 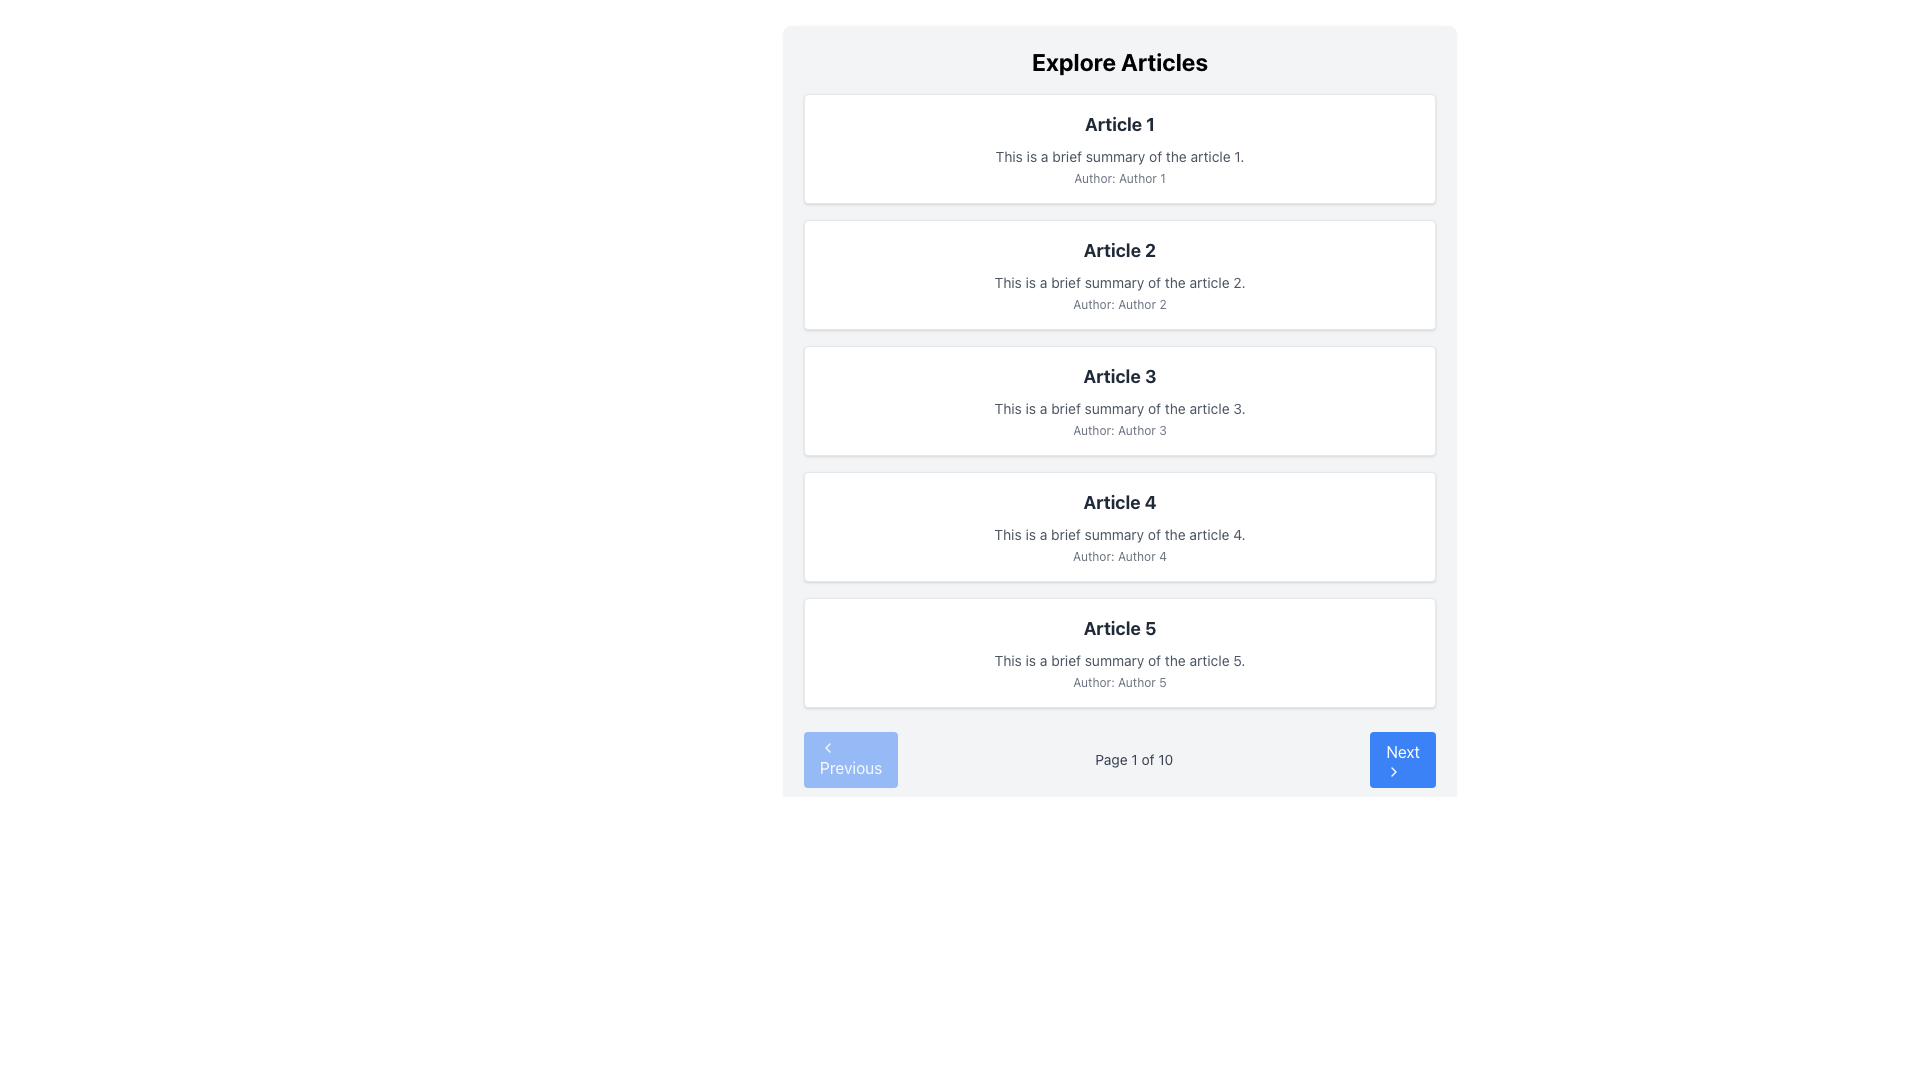 I want to click on the static text element reading 'This is a brief summary of the article 1.' which is located beneath the title 'Article 1' and above the author information 'Author: Author 1', so click(x=1118, y=156).